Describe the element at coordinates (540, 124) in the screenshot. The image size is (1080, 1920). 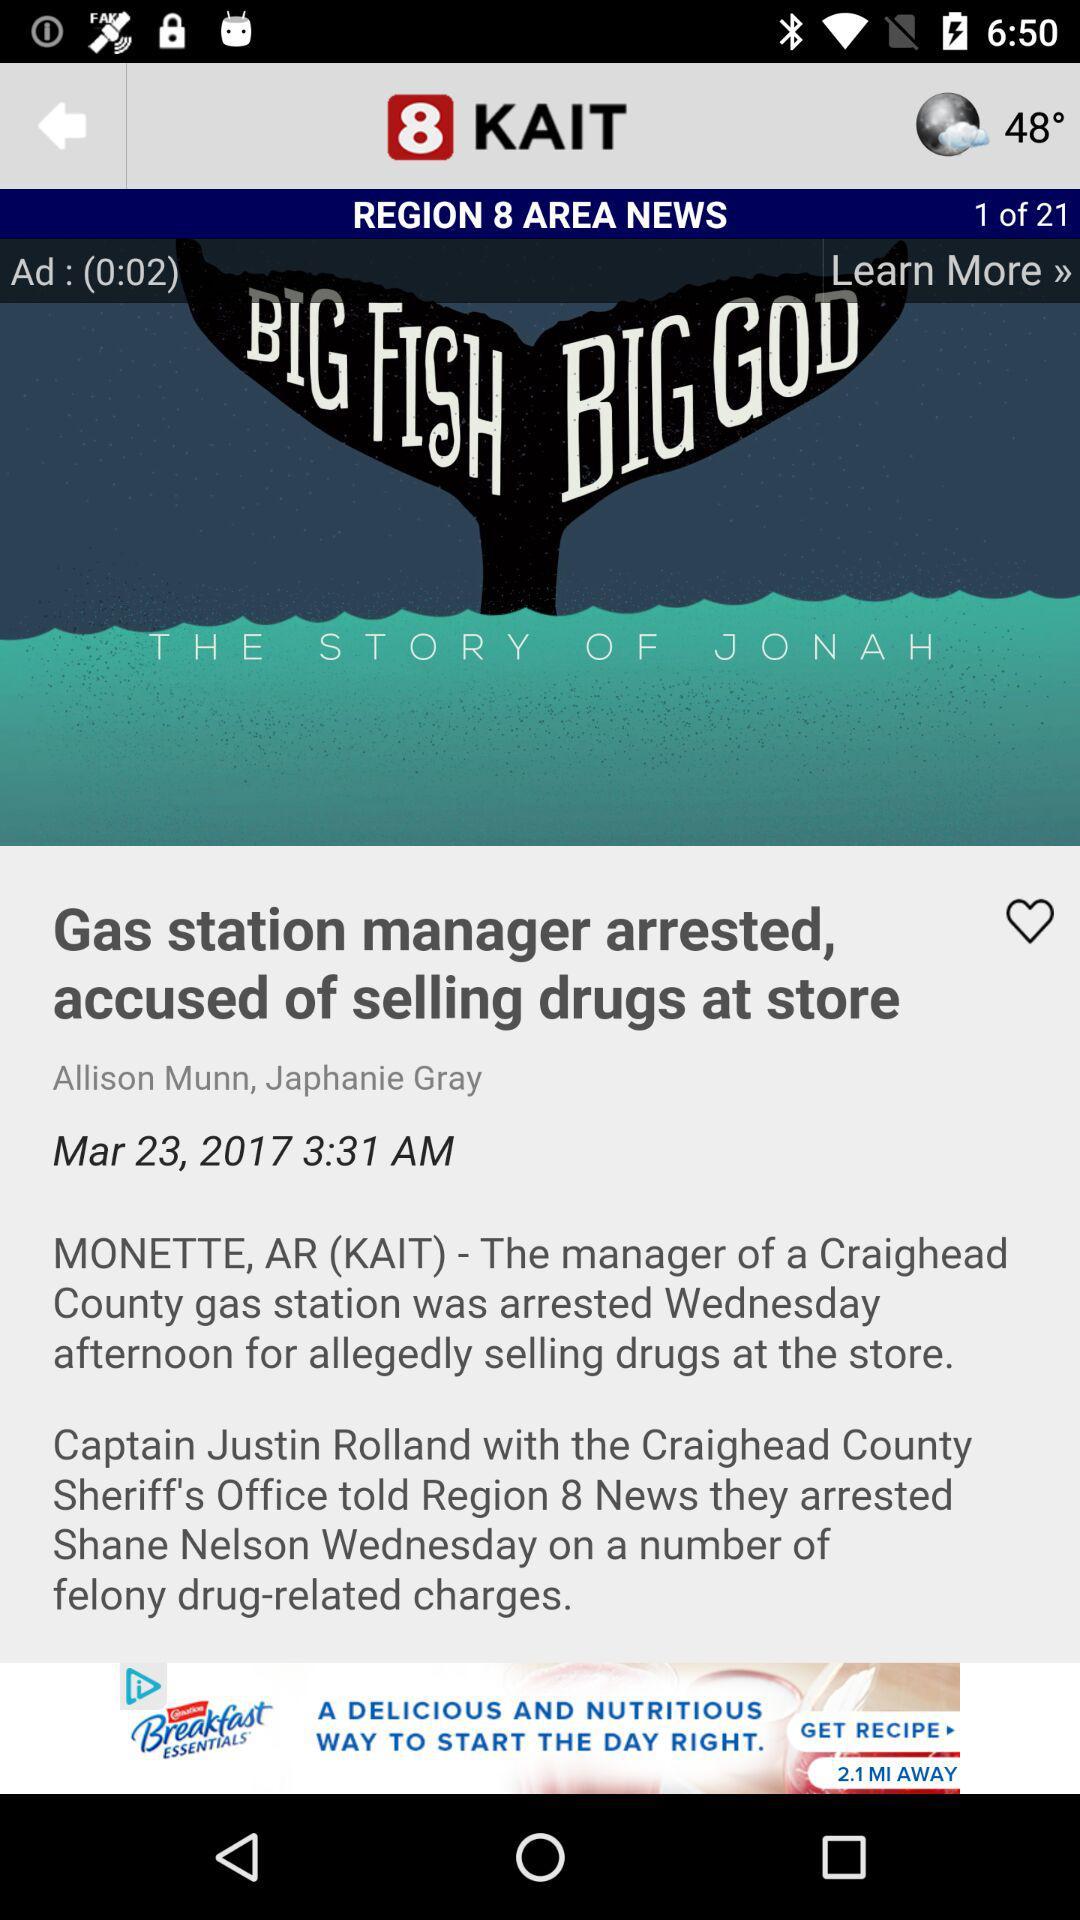
I see `home page` at that location.